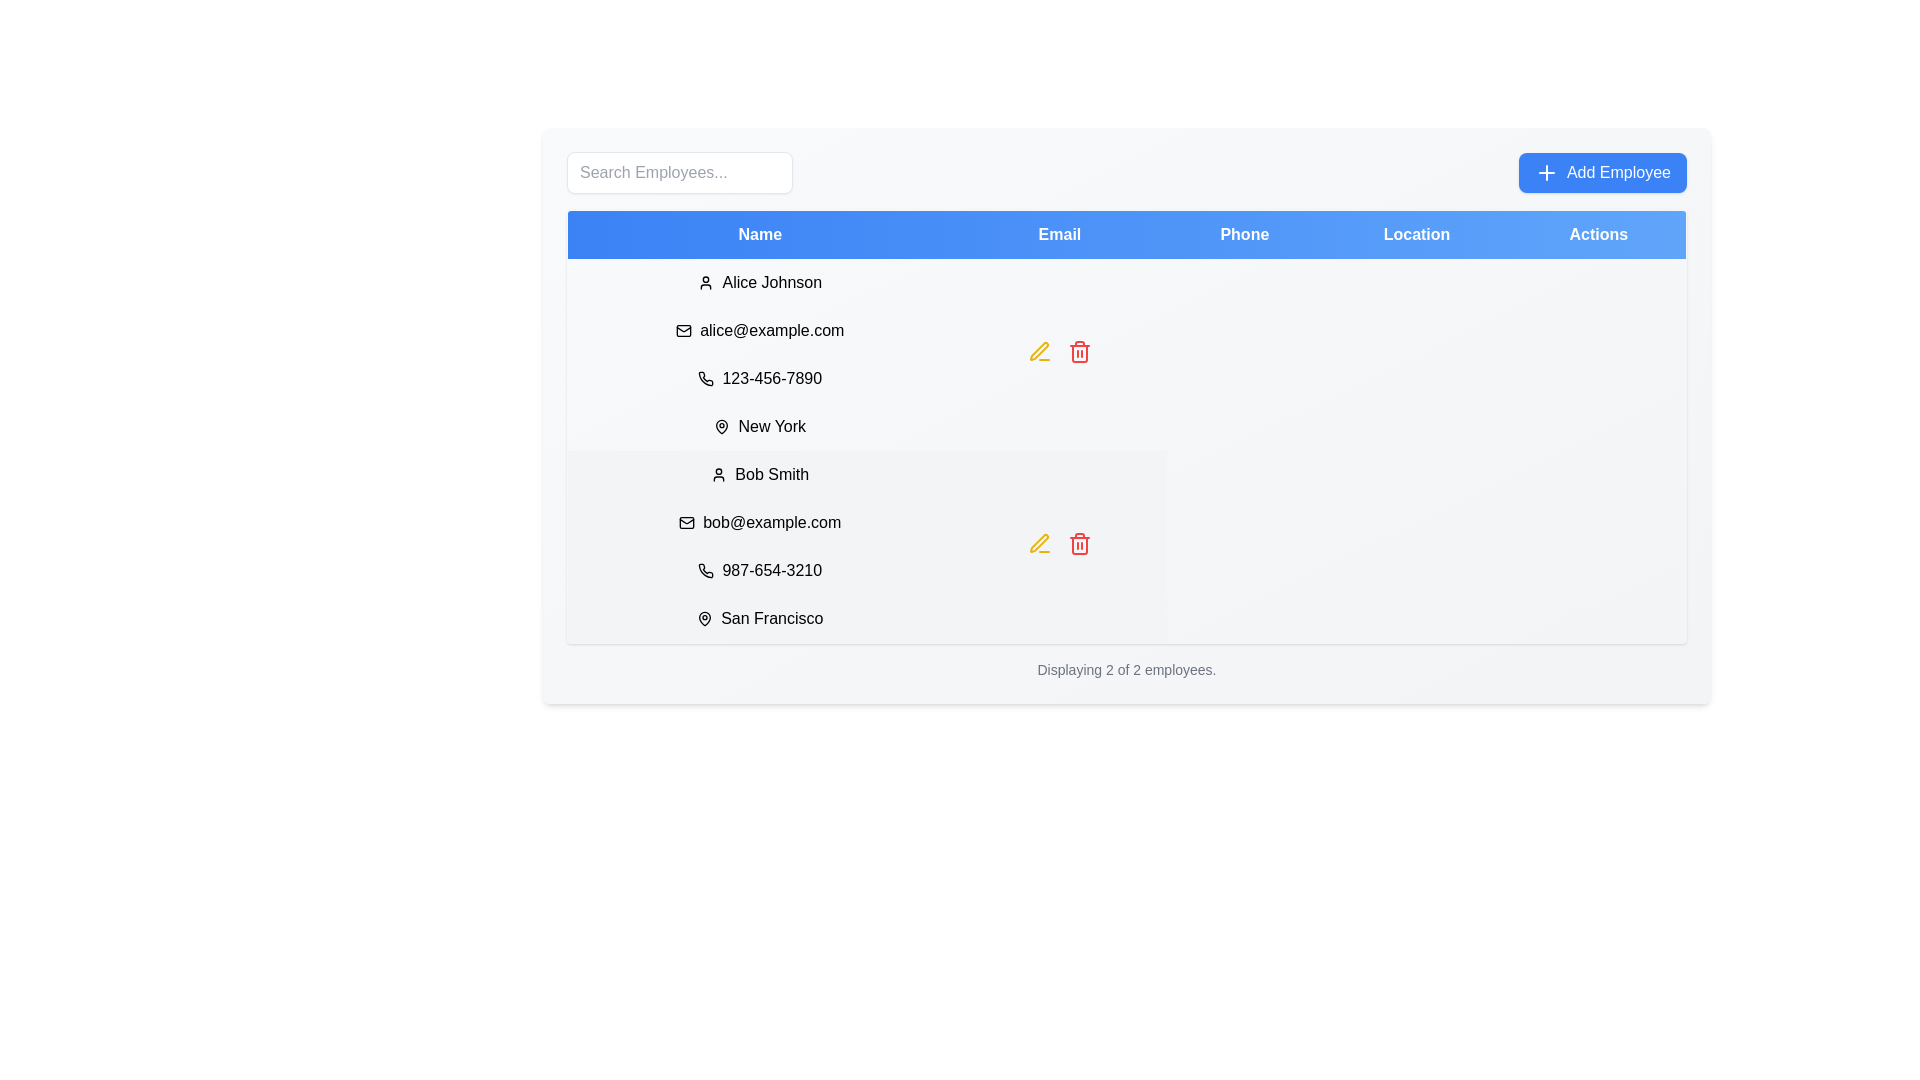 Image resolution: width=1920 pixels, height=1080 pixels. Describe the element at coordinates (719, 474) in the screenshot. I see `the user profile icon located to the left of the text 'Bob Smith' in the employee listing table` at that location.